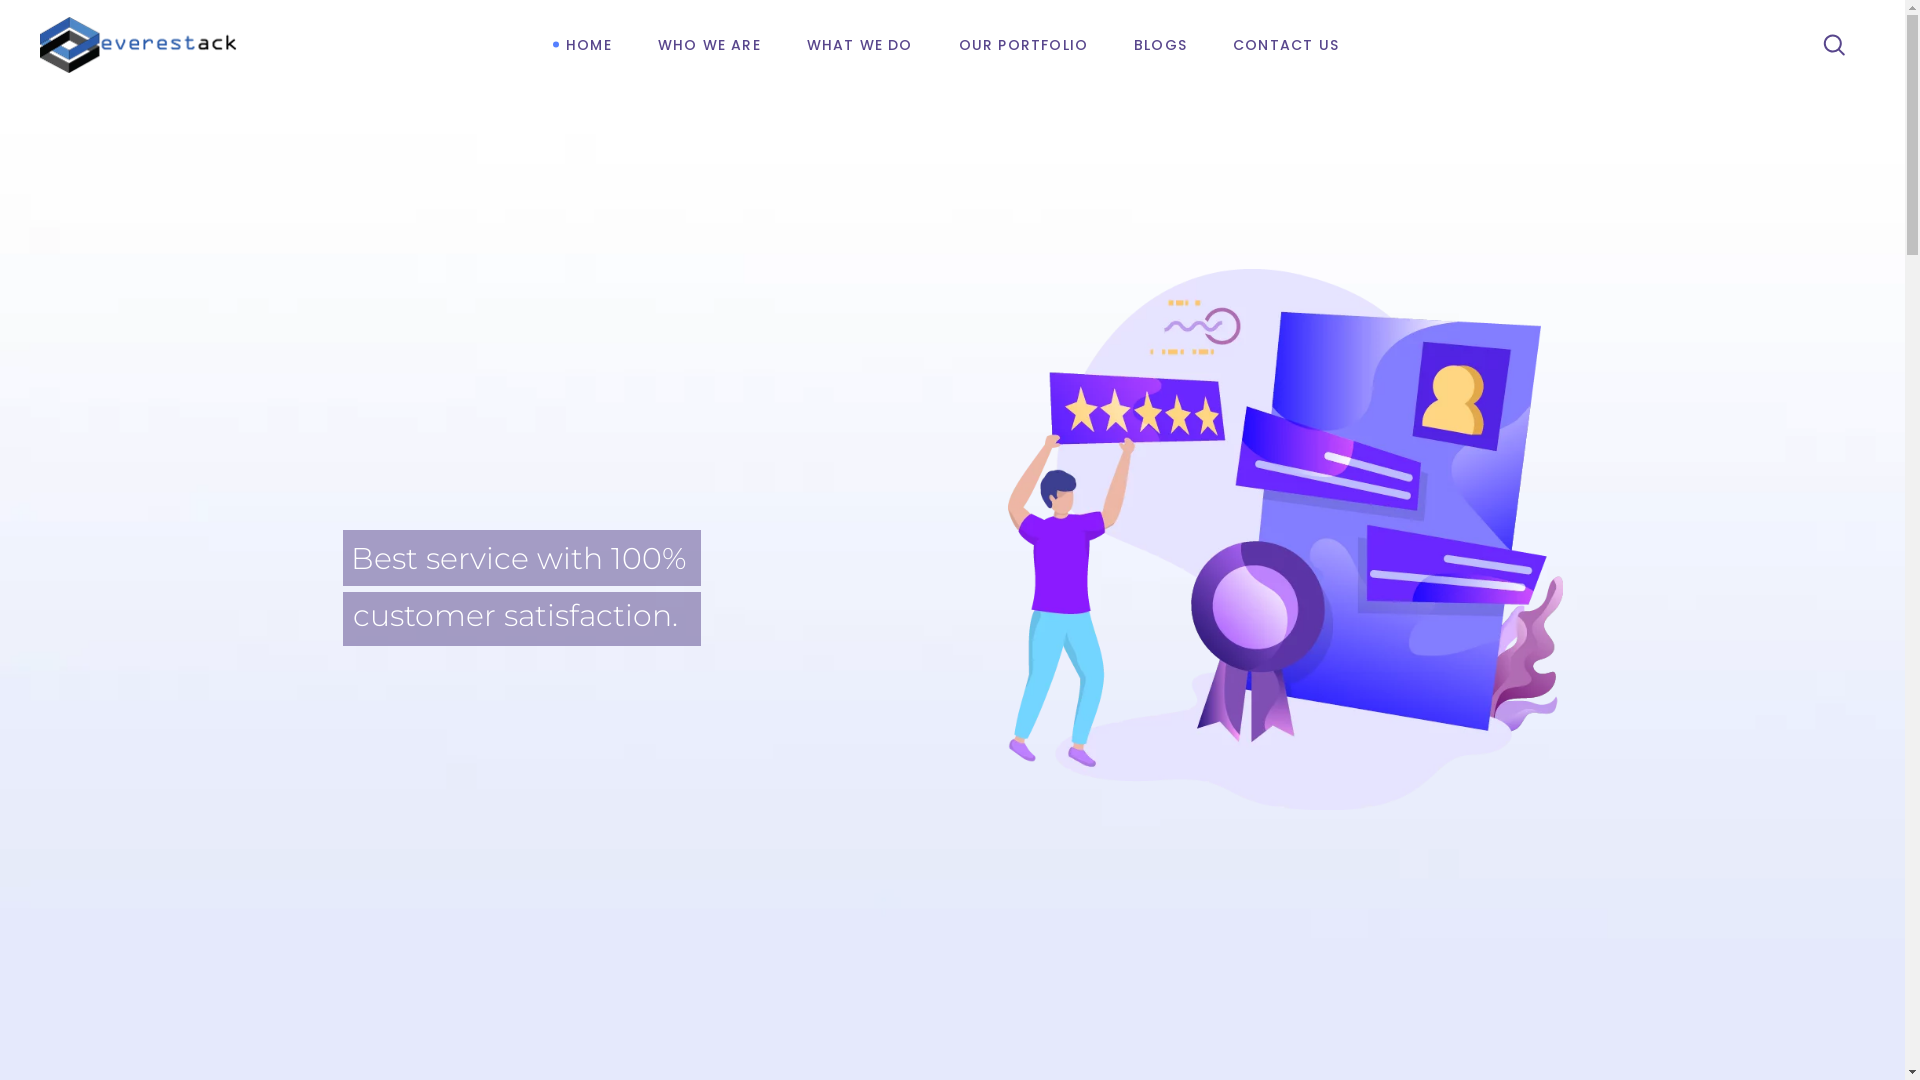  Describe the element at coordinates (709, 45) in the screenshot. I see `'WHO WE ARE'` at that location.